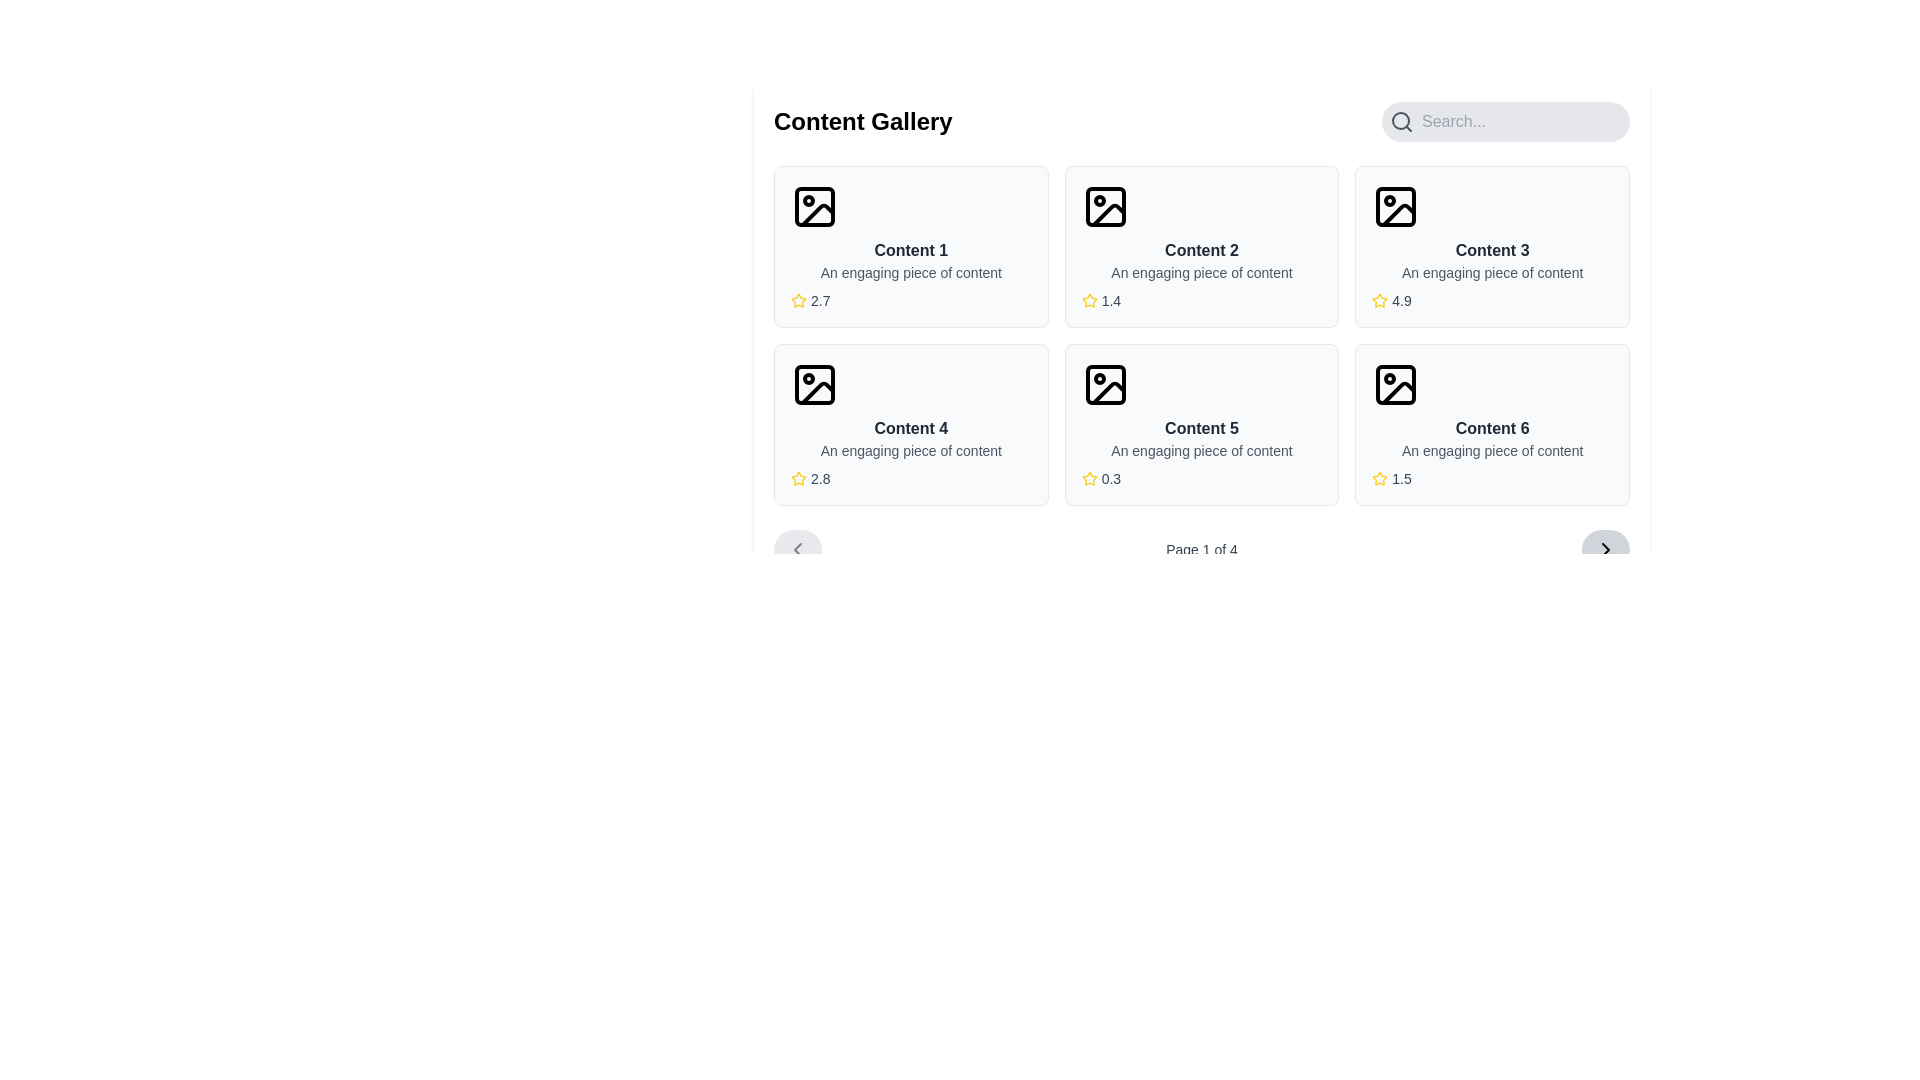 The height and width of the screenshot is (1080, 1920). Describe the element at coordinates (910, 300) in the screenshot. I see `the star graphic in the Rating component located at the bottom-left corner of the 'Content 1' card in the 'Content Gallery'` at that location.